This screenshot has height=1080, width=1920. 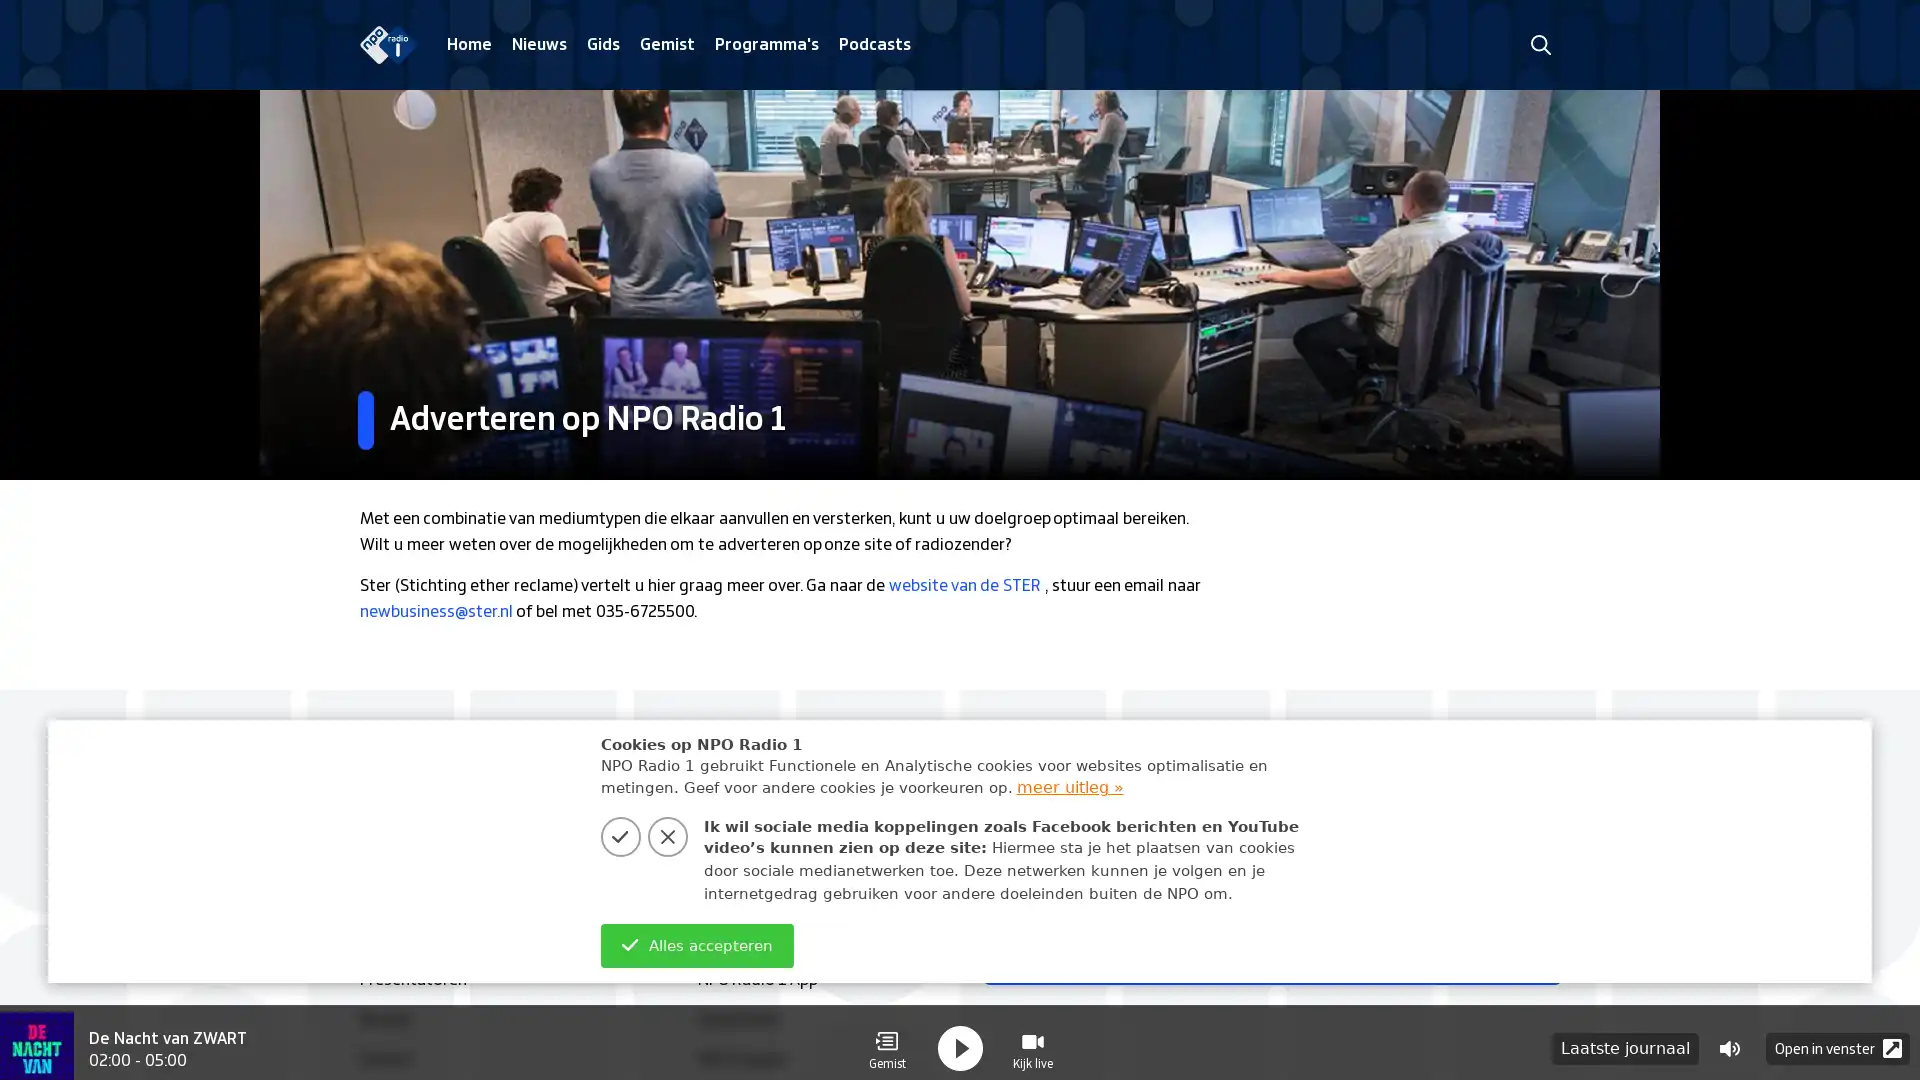 What do you see at coordinates (1838, 1036) in the screenshot?
I see `Open in venster Popup Icon` at bounding box center [1838, 1036].